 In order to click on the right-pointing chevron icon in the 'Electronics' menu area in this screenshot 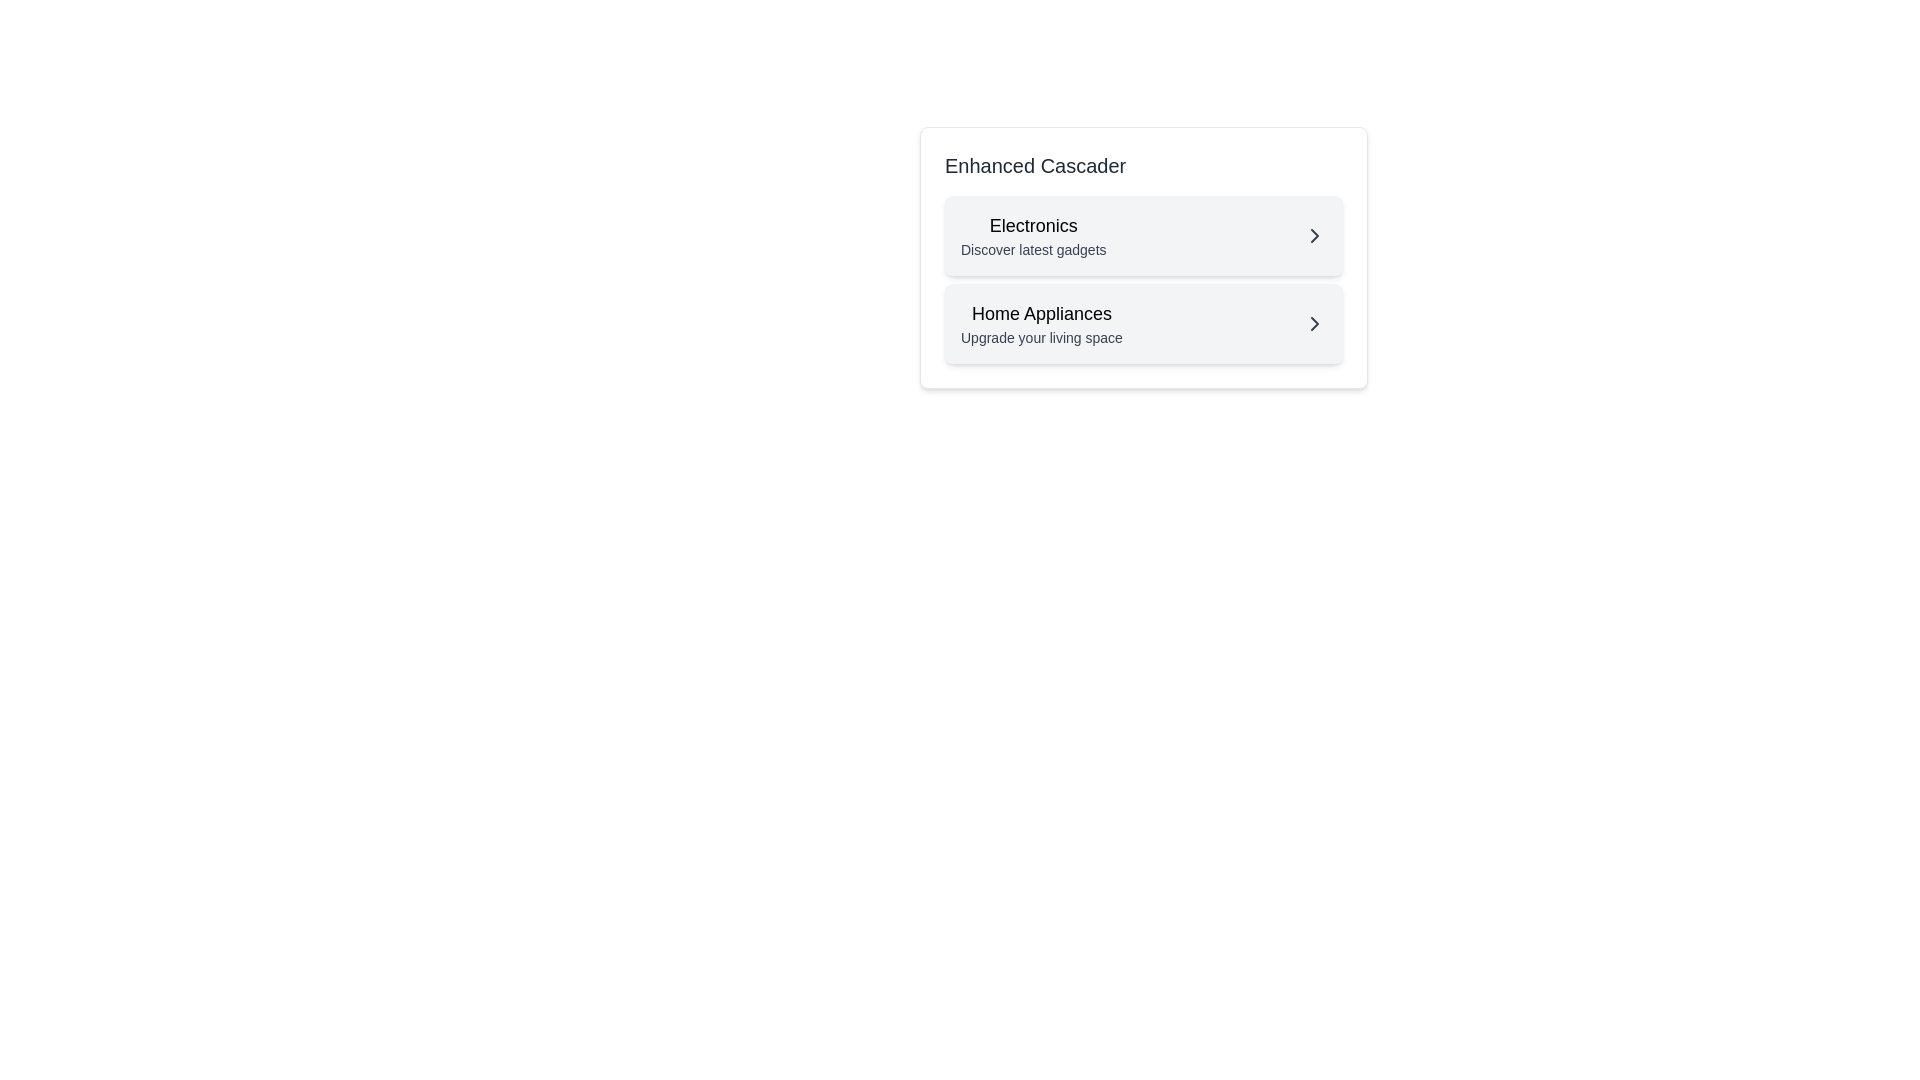, I will do `click(1315, 234)`.